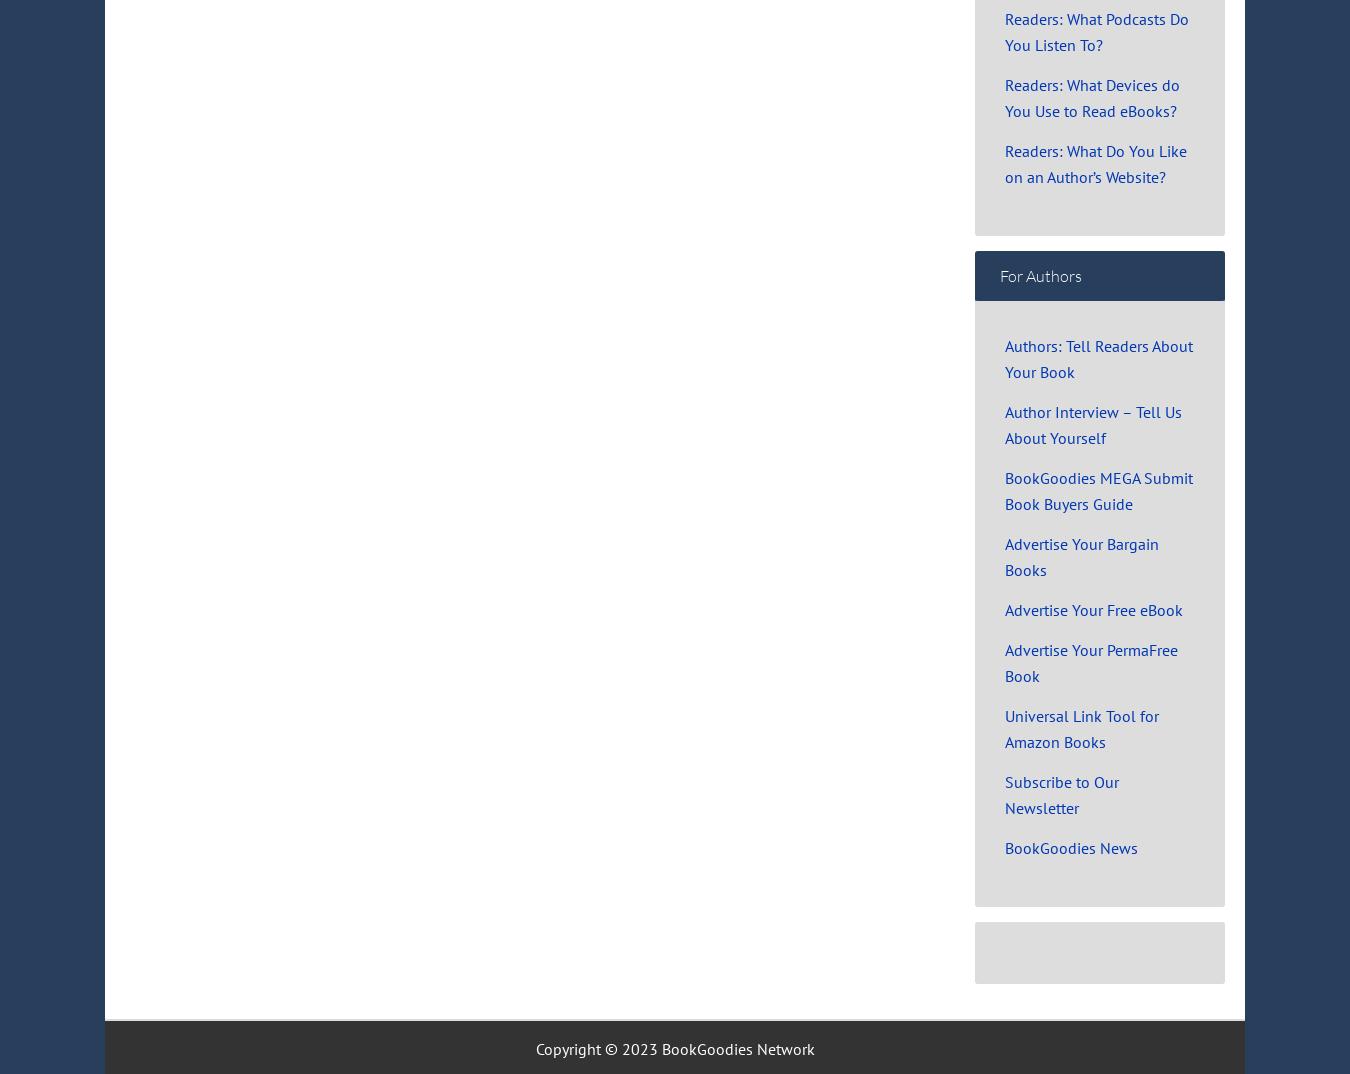 This screenshot has width=1350, height=1074. What do you see at coordinates (1093, 424) in the screenshot?
I see `'Author Interview – Tell Us About Yourself'` at bounding box center [1093, 424].